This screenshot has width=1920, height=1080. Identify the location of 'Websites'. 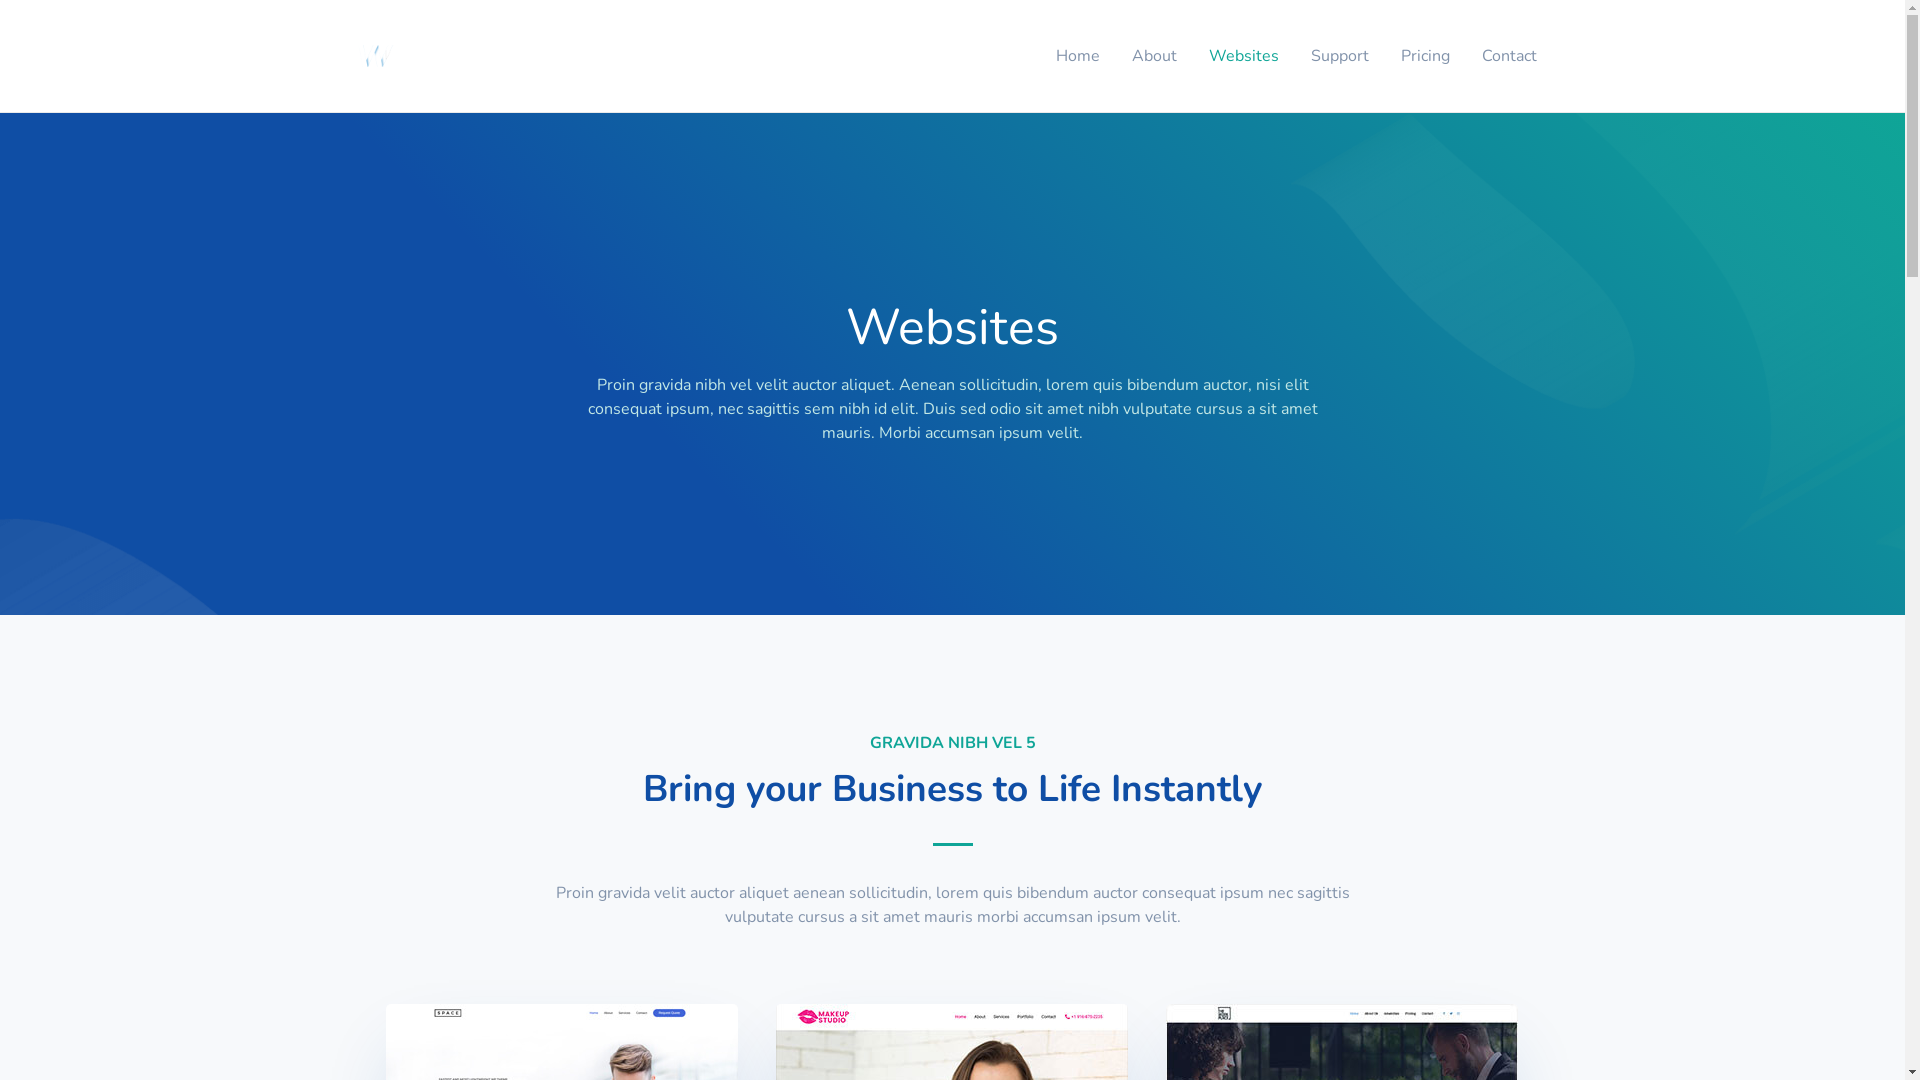
(1191, 55).